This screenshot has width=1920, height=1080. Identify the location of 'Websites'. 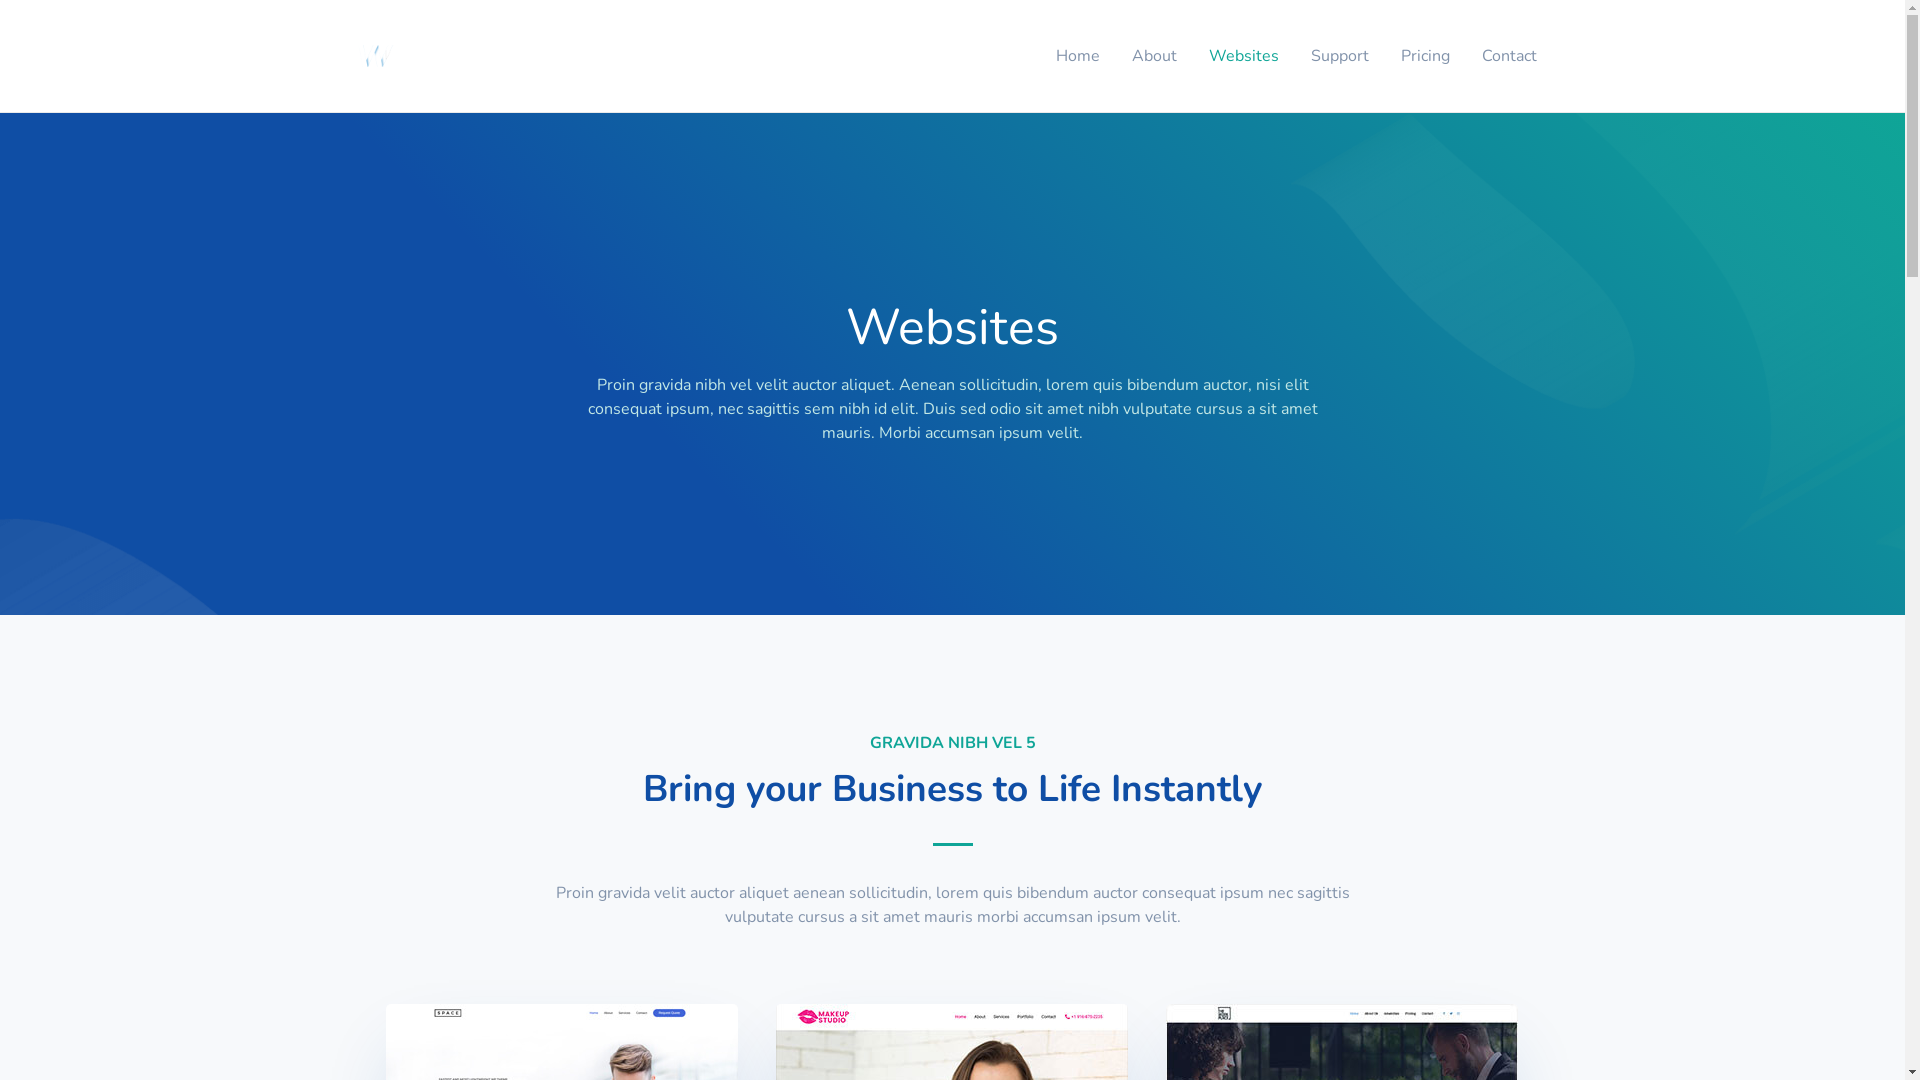
(1191, 55).